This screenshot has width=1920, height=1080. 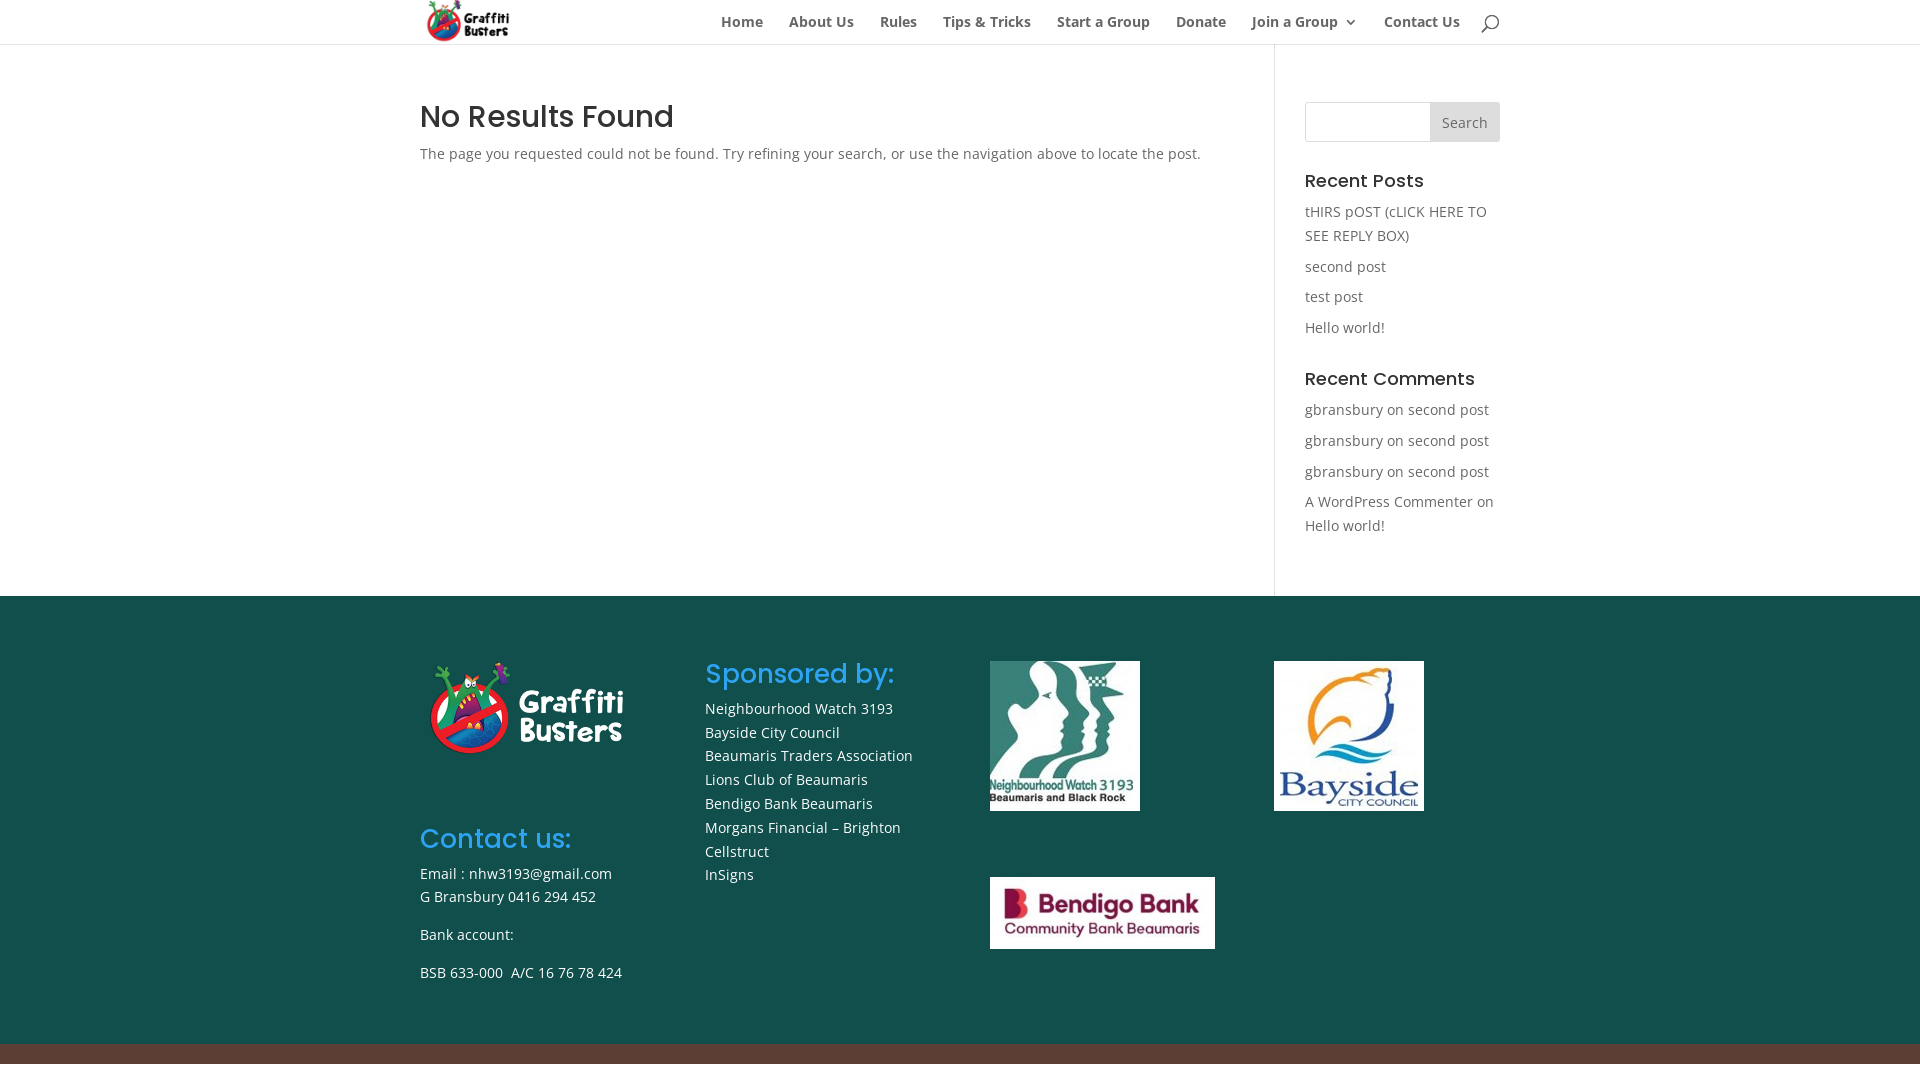 What do you see at coordinates (897, 29) in the screenshot?
I see `'Rules'` at bounding box center [897, 29].